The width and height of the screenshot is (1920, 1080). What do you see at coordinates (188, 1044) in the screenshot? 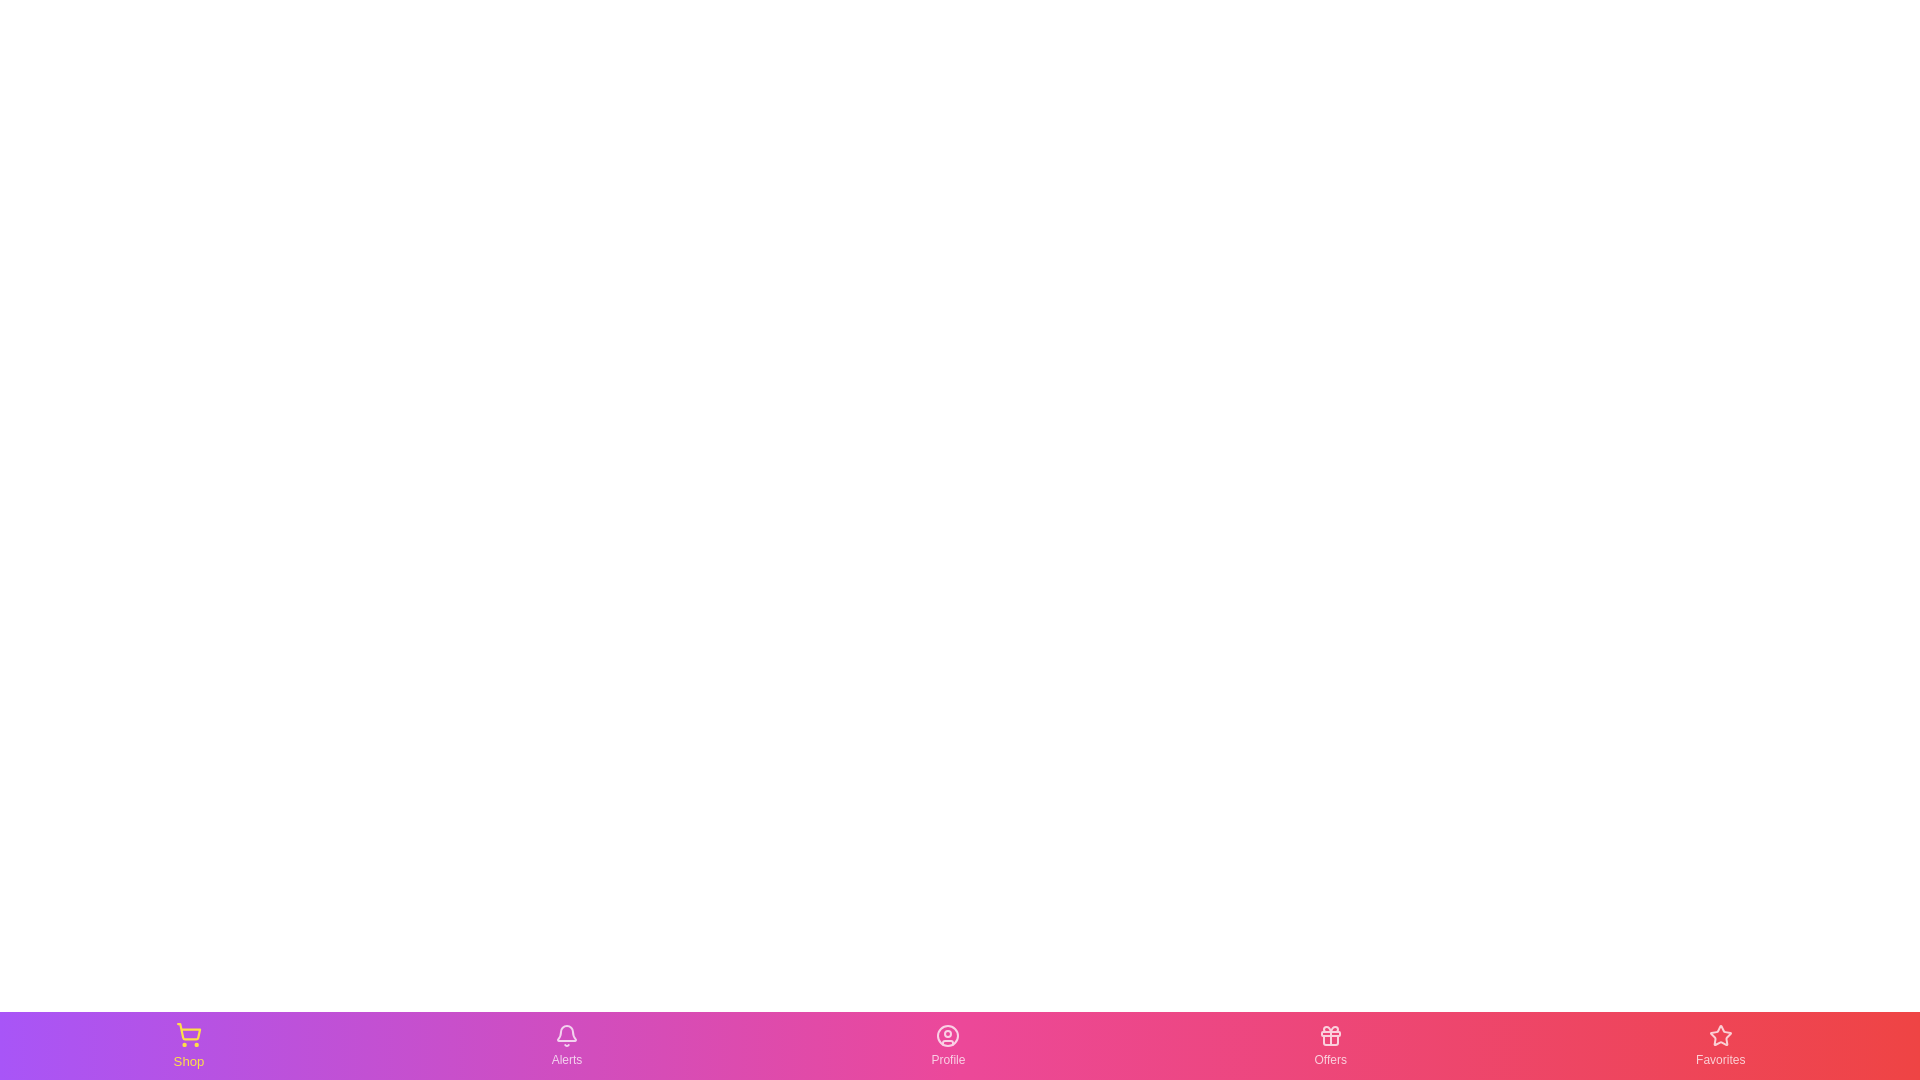
I see `the Shop icon in the navigation bar` at bounding box center [188, 1044].